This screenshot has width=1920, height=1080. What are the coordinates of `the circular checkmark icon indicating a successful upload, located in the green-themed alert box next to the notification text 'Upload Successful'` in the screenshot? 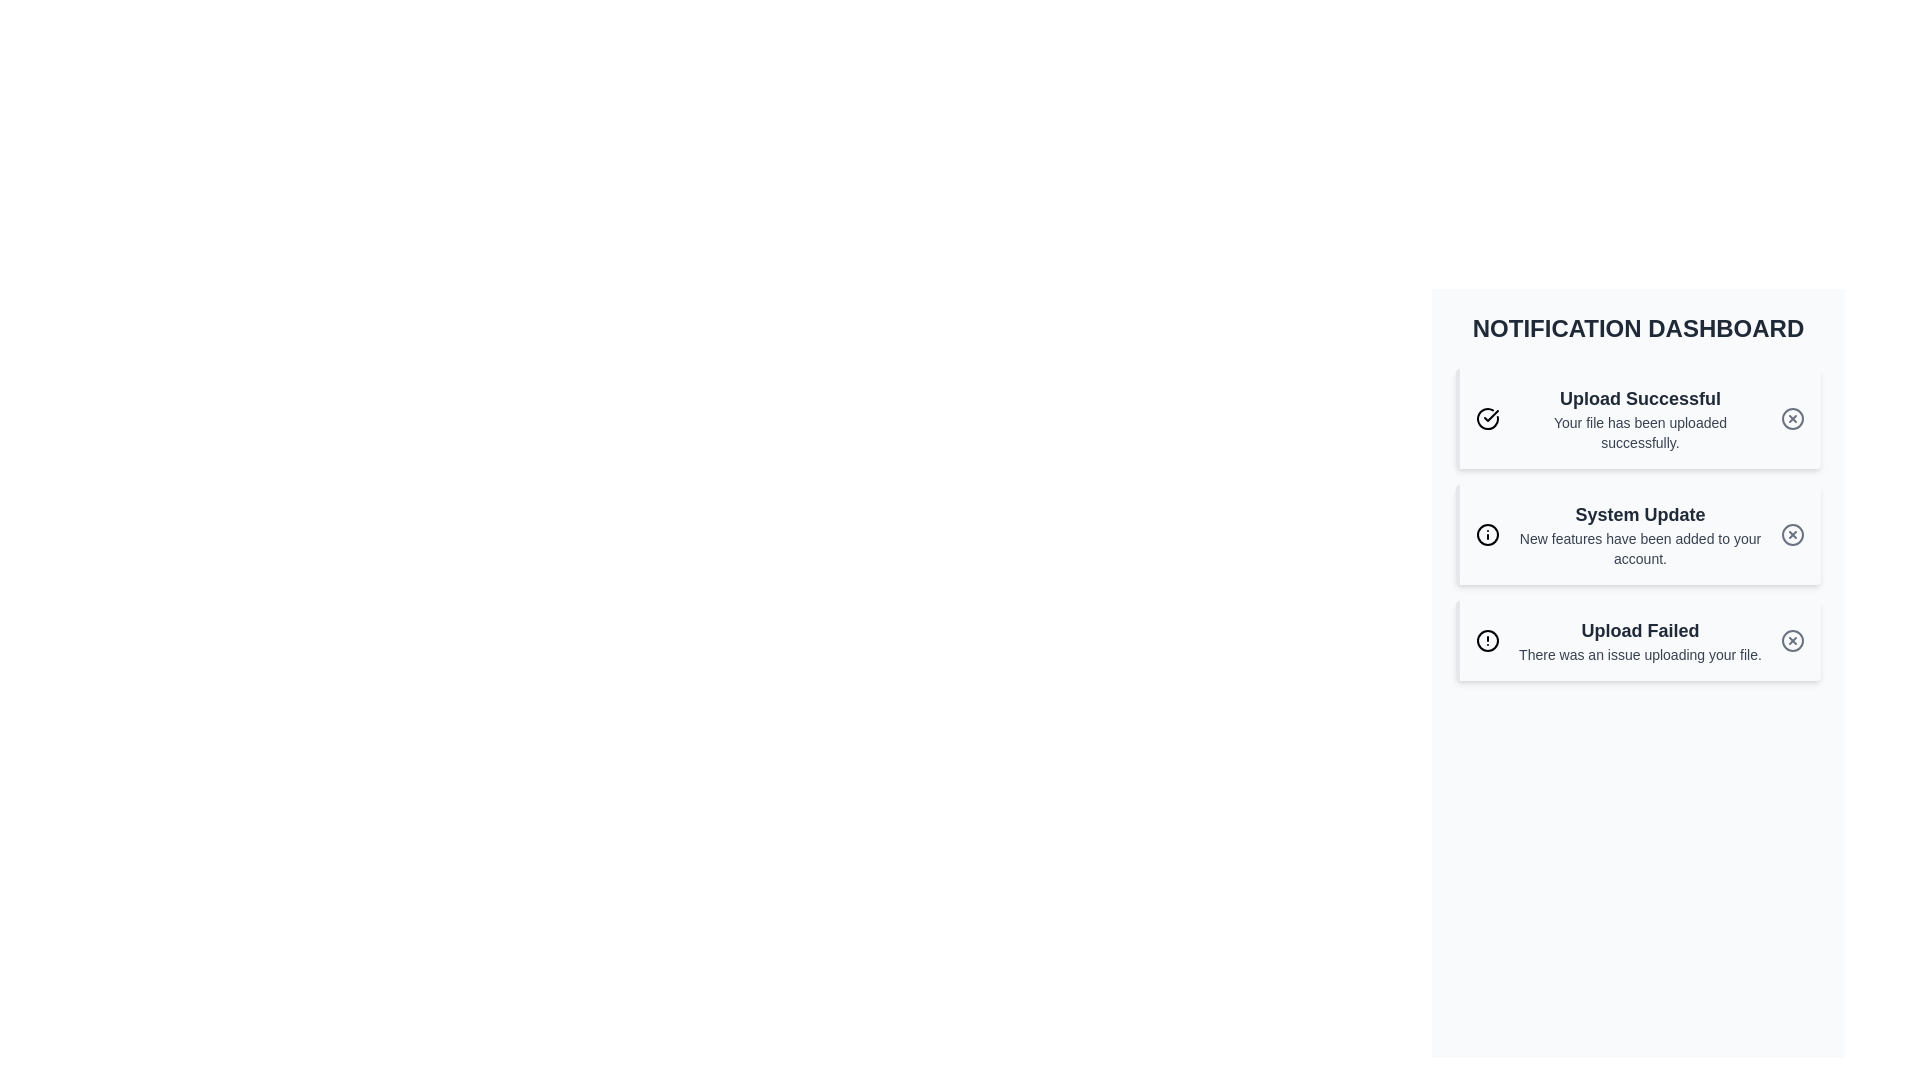 It's located at (1488, 418).